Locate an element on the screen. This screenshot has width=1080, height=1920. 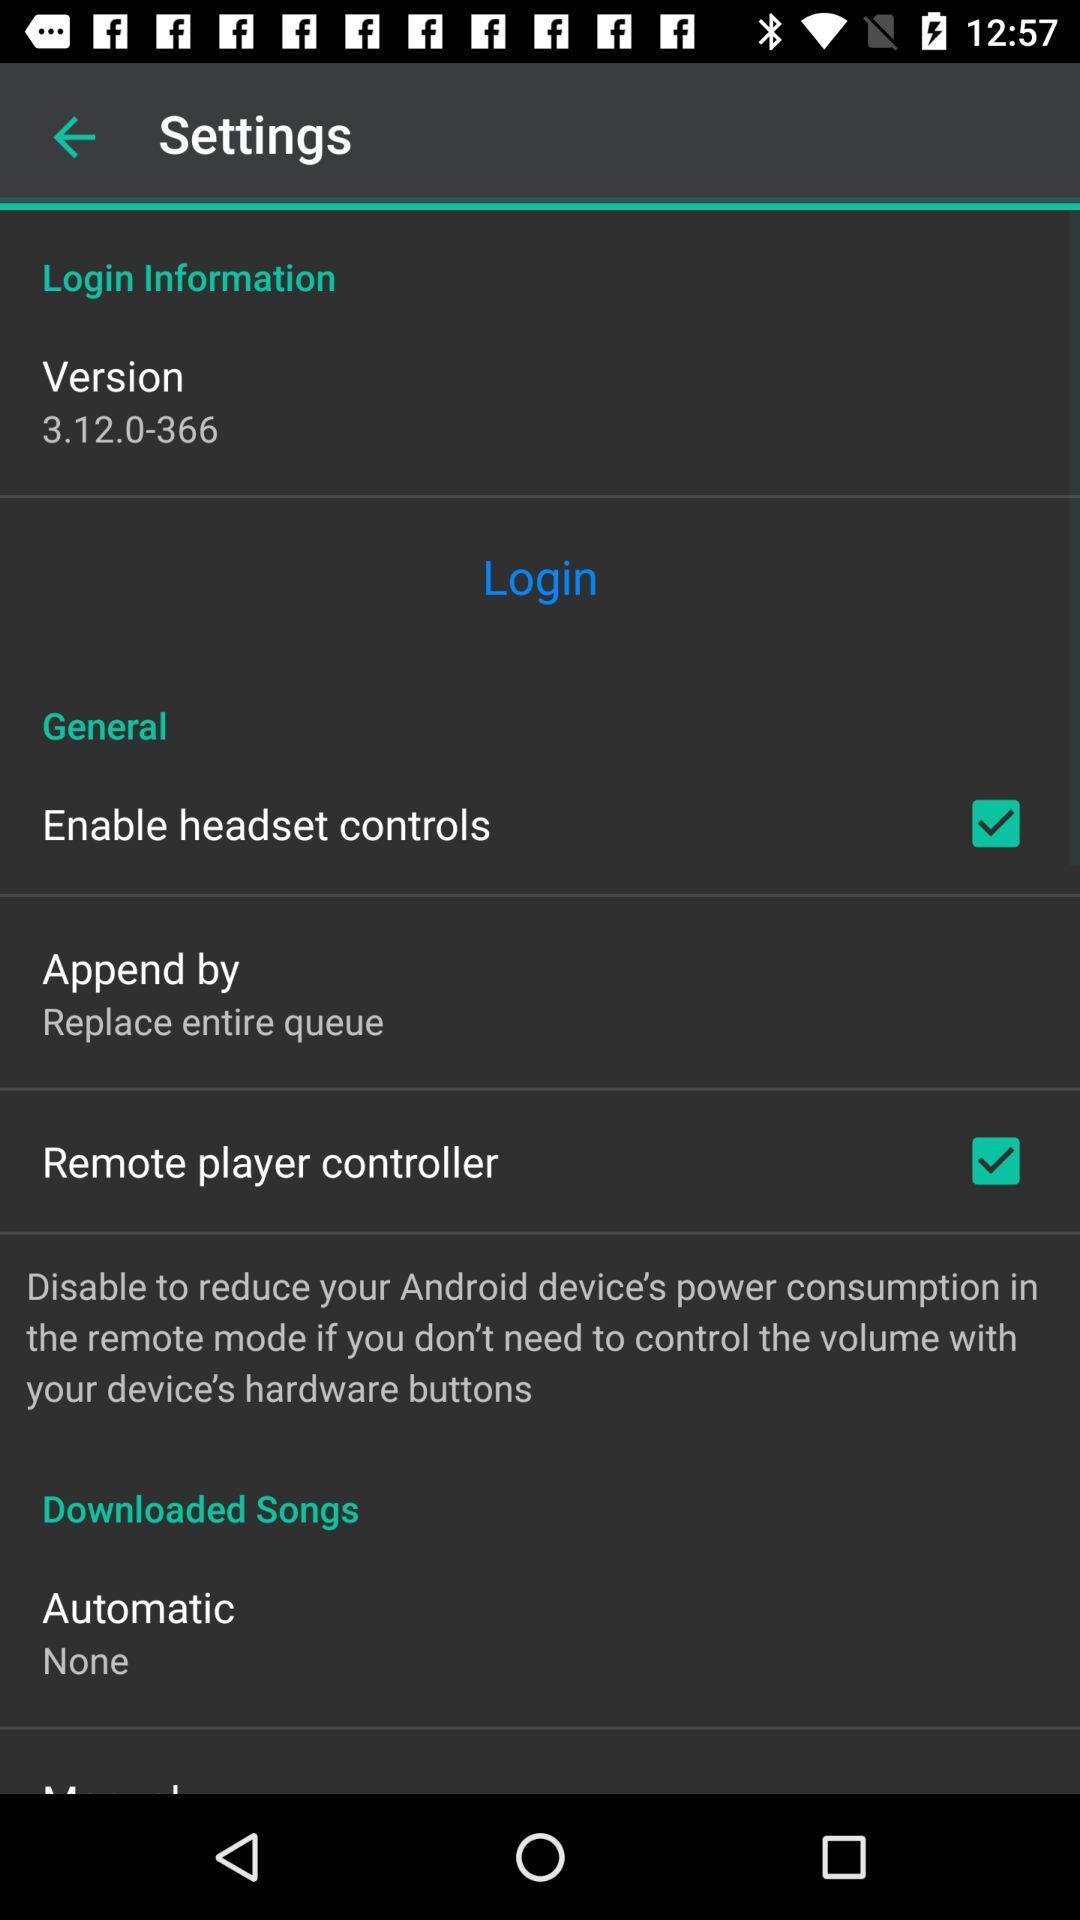
the item above the none item is located at coordinates (137, 1606).